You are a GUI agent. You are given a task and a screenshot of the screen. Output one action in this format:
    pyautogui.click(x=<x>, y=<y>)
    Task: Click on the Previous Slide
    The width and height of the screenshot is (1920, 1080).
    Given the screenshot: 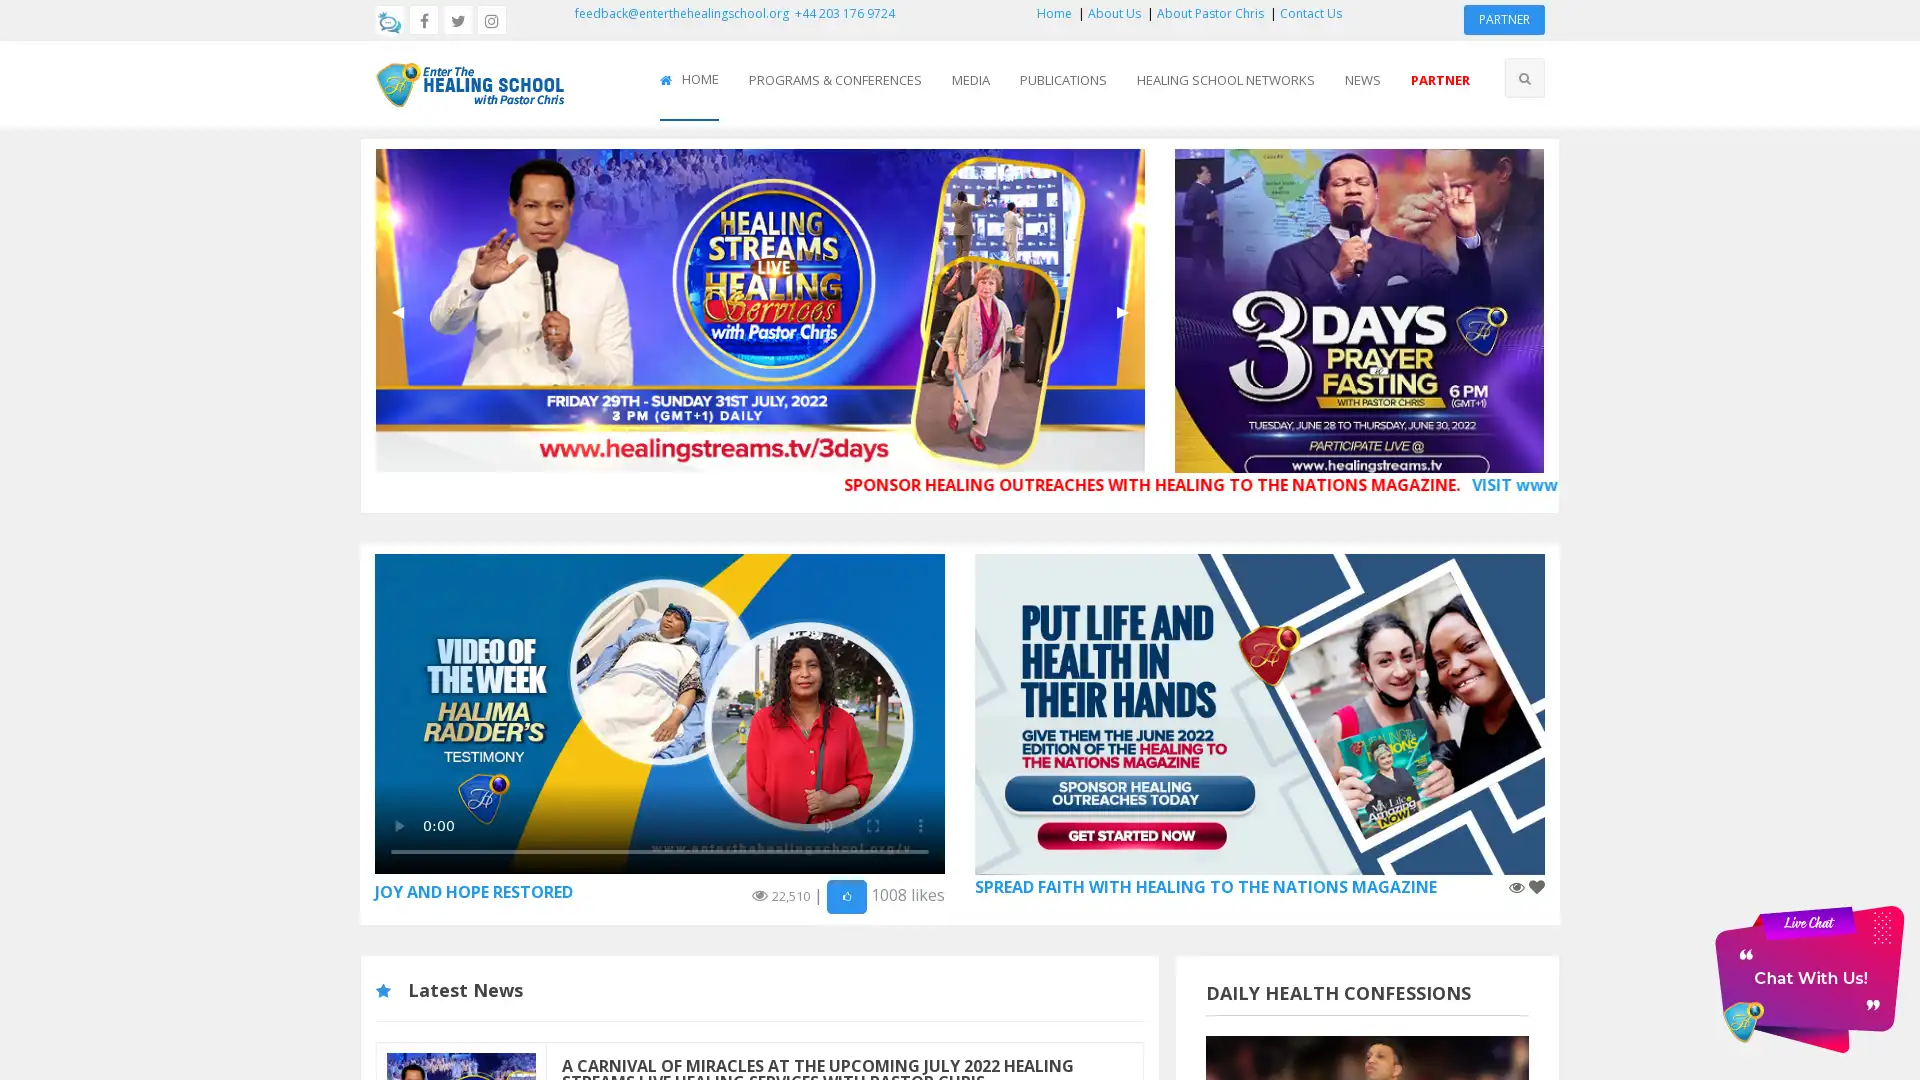 What is the action you would take?
    pyautogui.click(x=398, y=311)
    